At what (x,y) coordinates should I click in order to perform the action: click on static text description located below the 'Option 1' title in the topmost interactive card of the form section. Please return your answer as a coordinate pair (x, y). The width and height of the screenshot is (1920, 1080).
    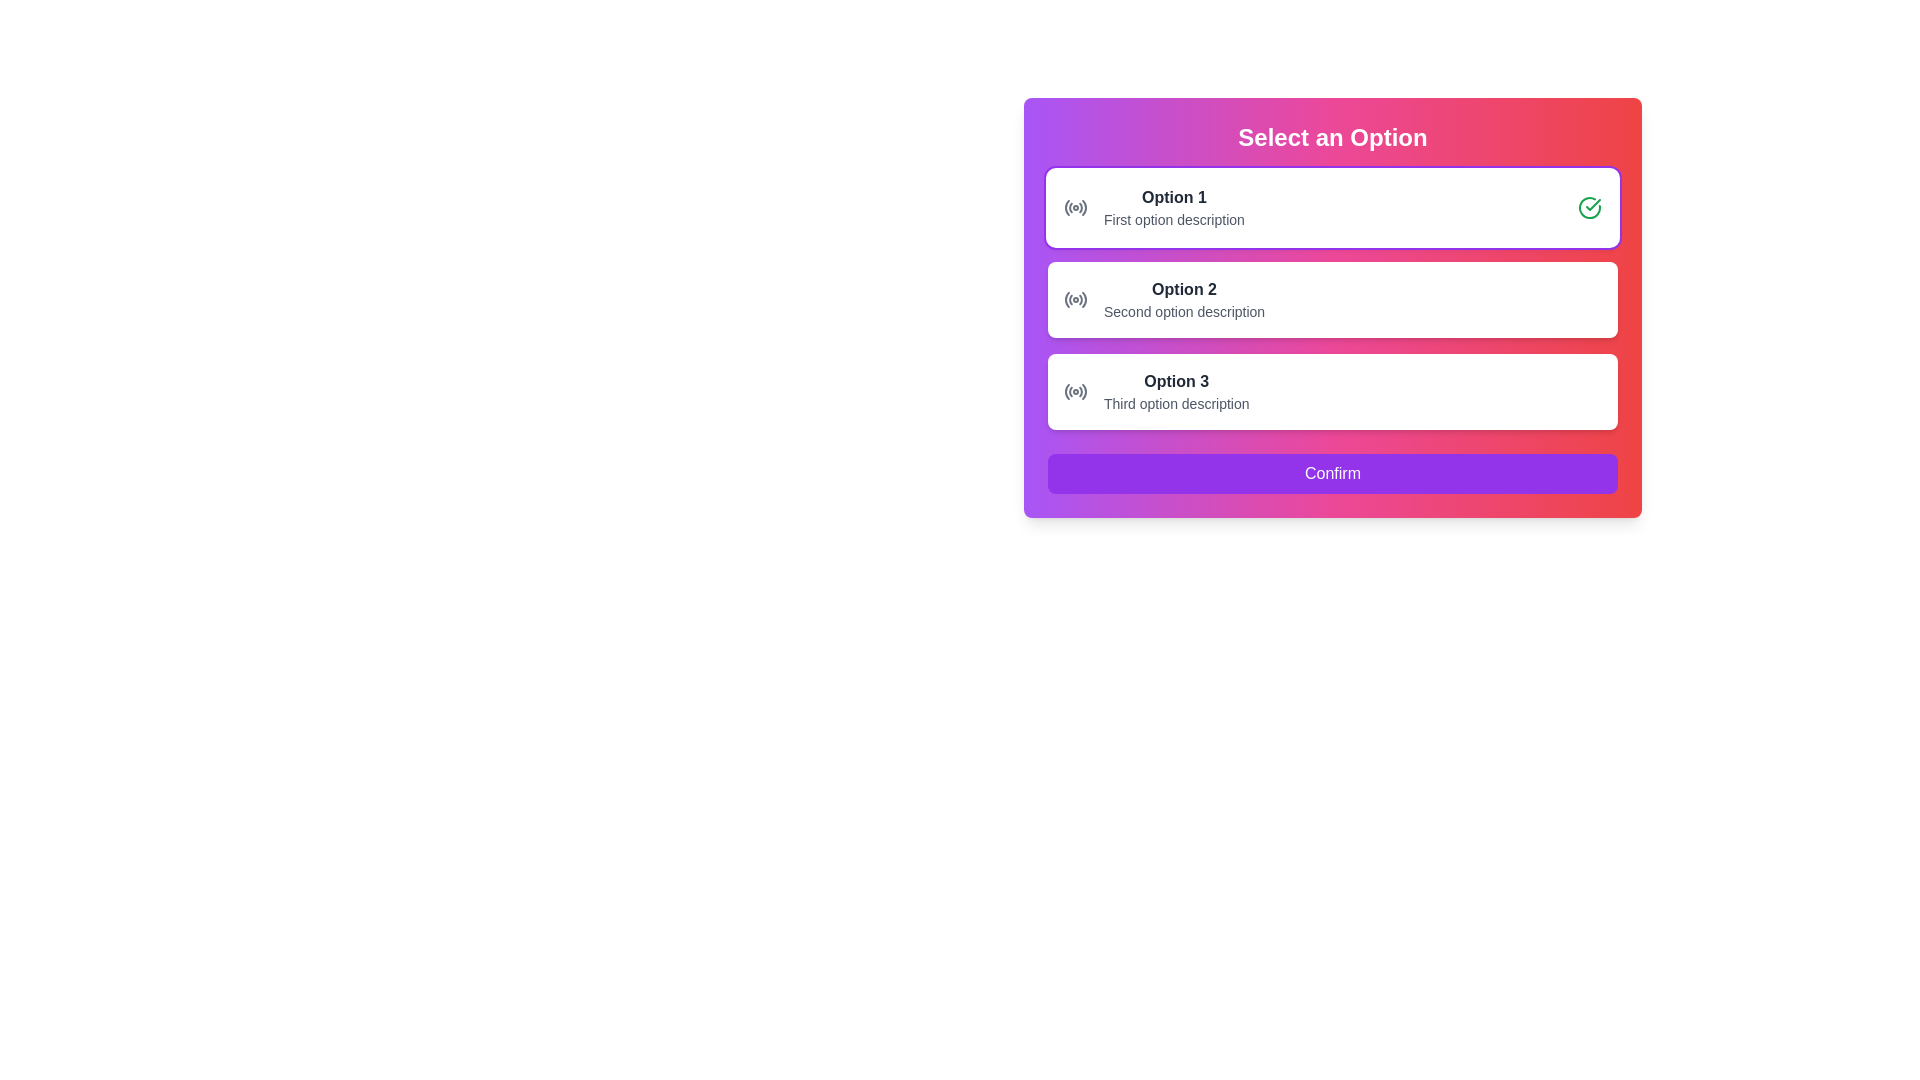
    Looking at the image, I should click on (1174, 219).